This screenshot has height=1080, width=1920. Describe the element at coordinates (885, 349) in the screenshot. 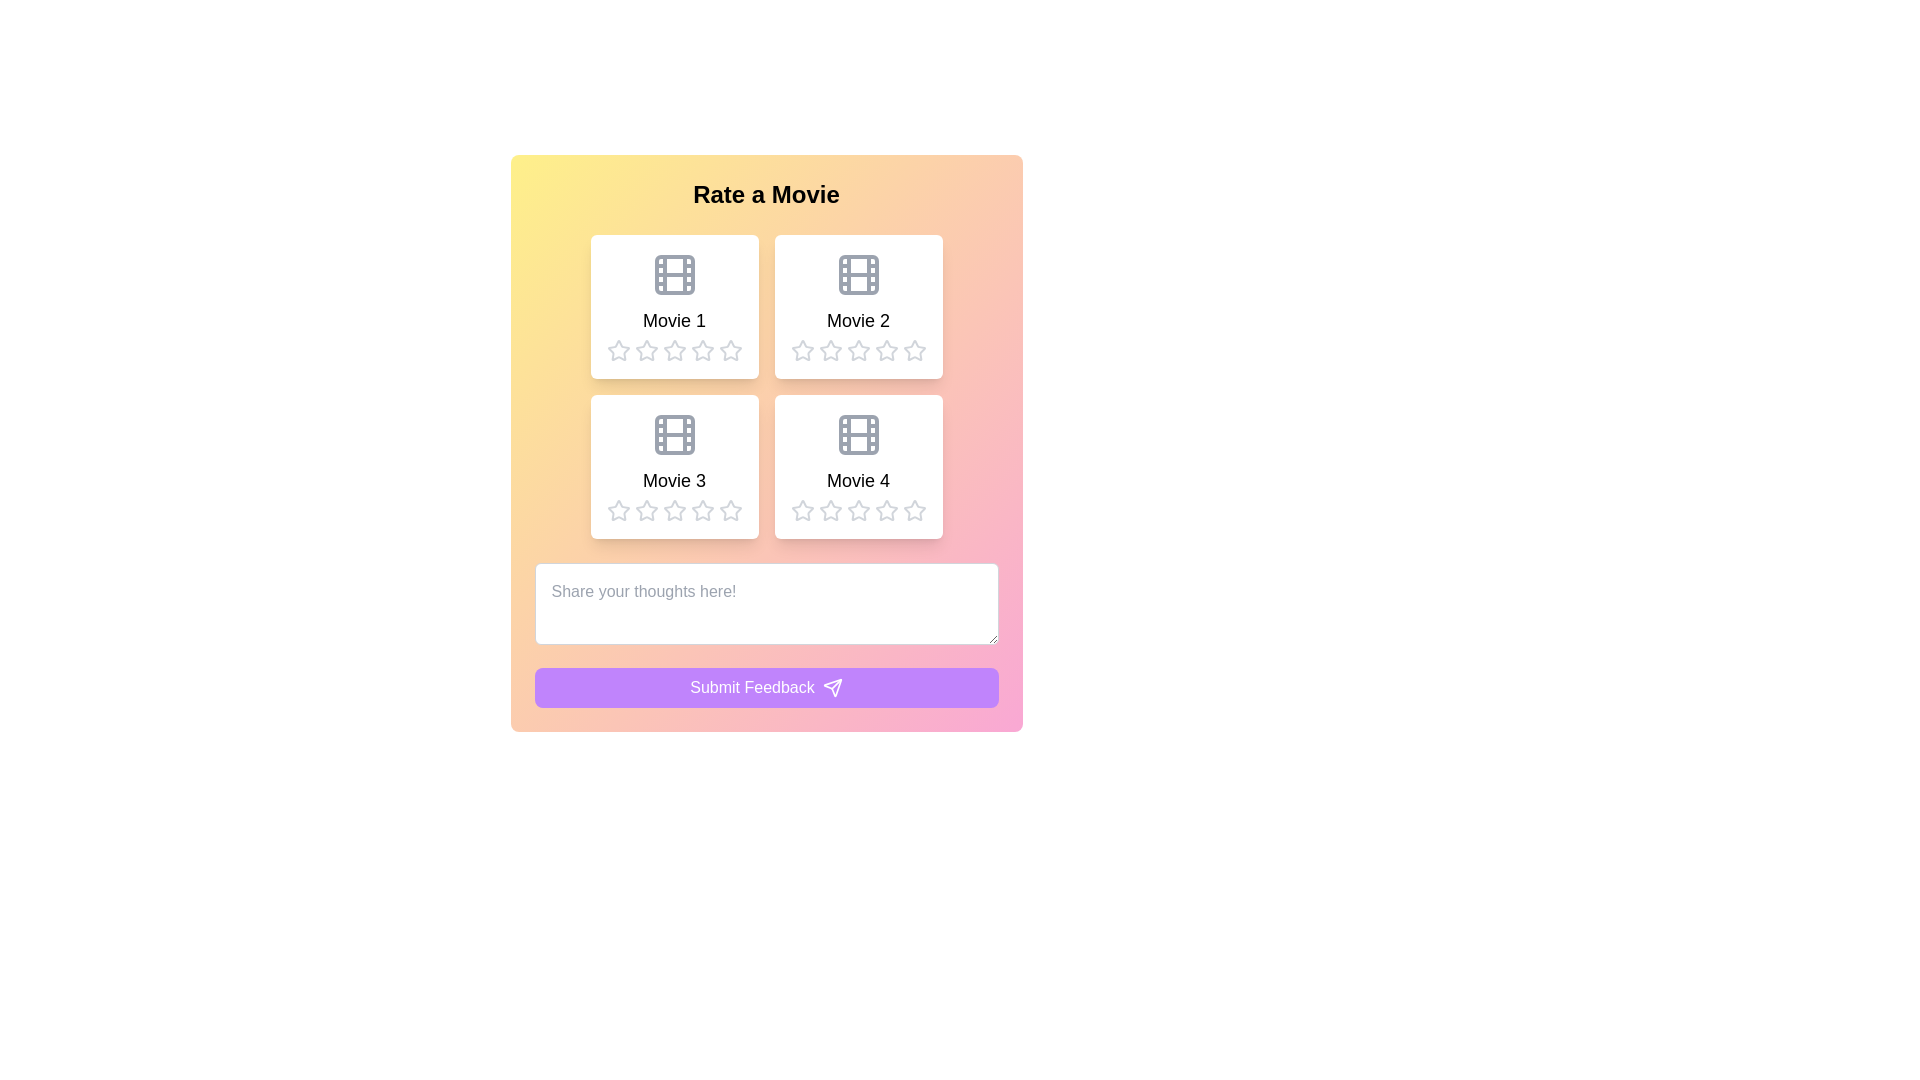

I see `over the star icon with light gray outlines, the second star from the left in the five-star rating bar under the 'Movie 2' section` at that location.